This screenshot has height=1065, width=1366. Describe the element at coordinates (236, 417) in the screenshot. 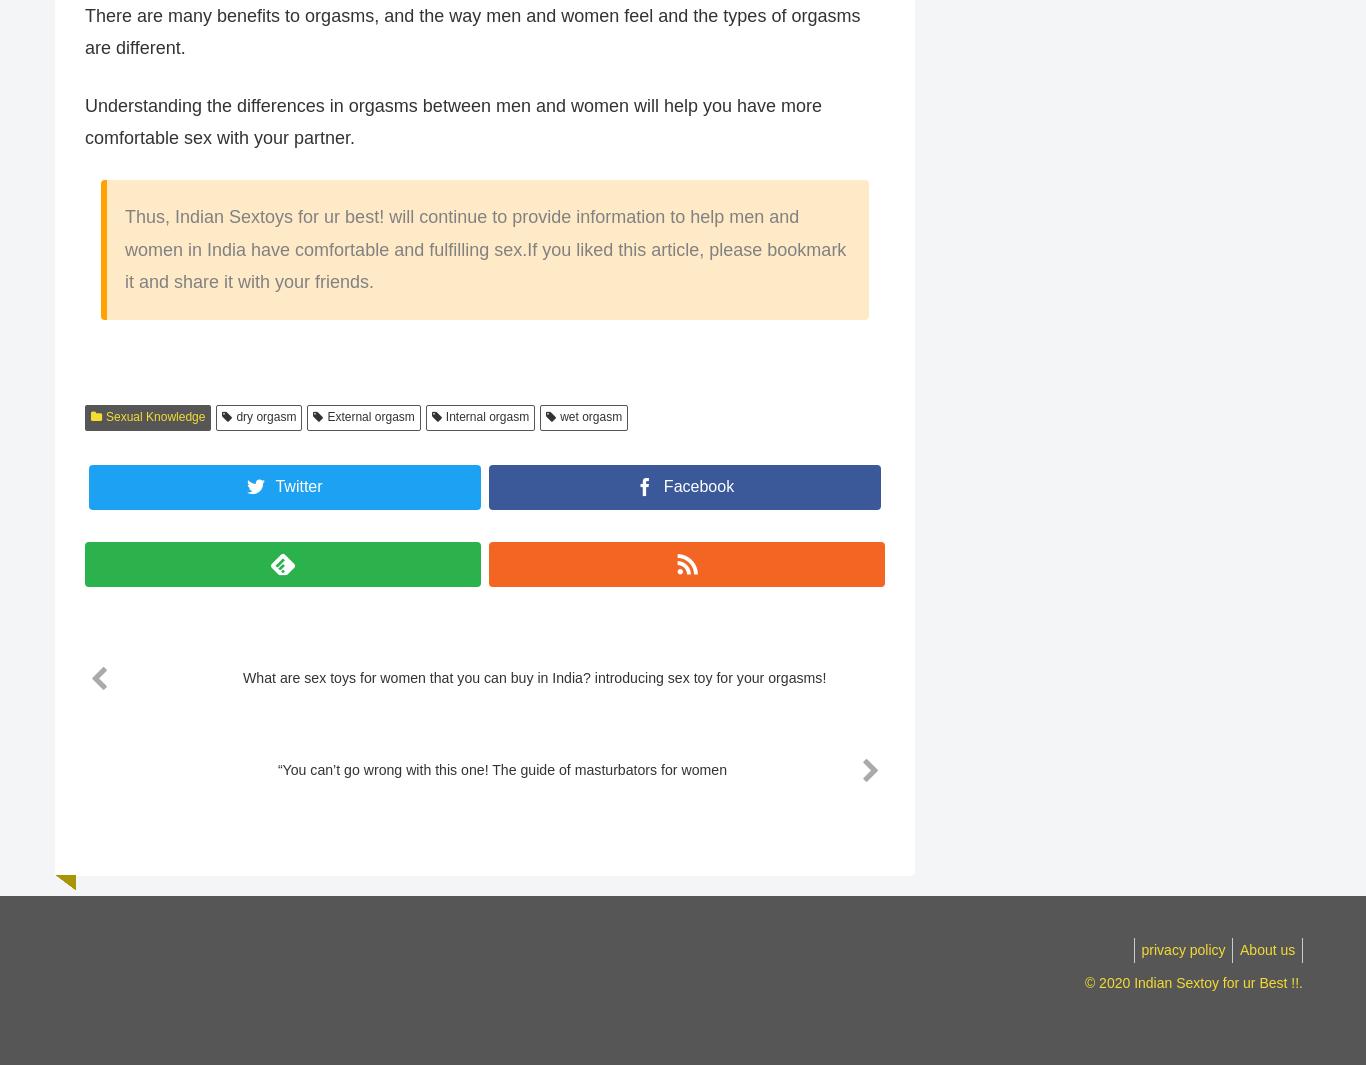

I see `'dry orgasm'` at that location.